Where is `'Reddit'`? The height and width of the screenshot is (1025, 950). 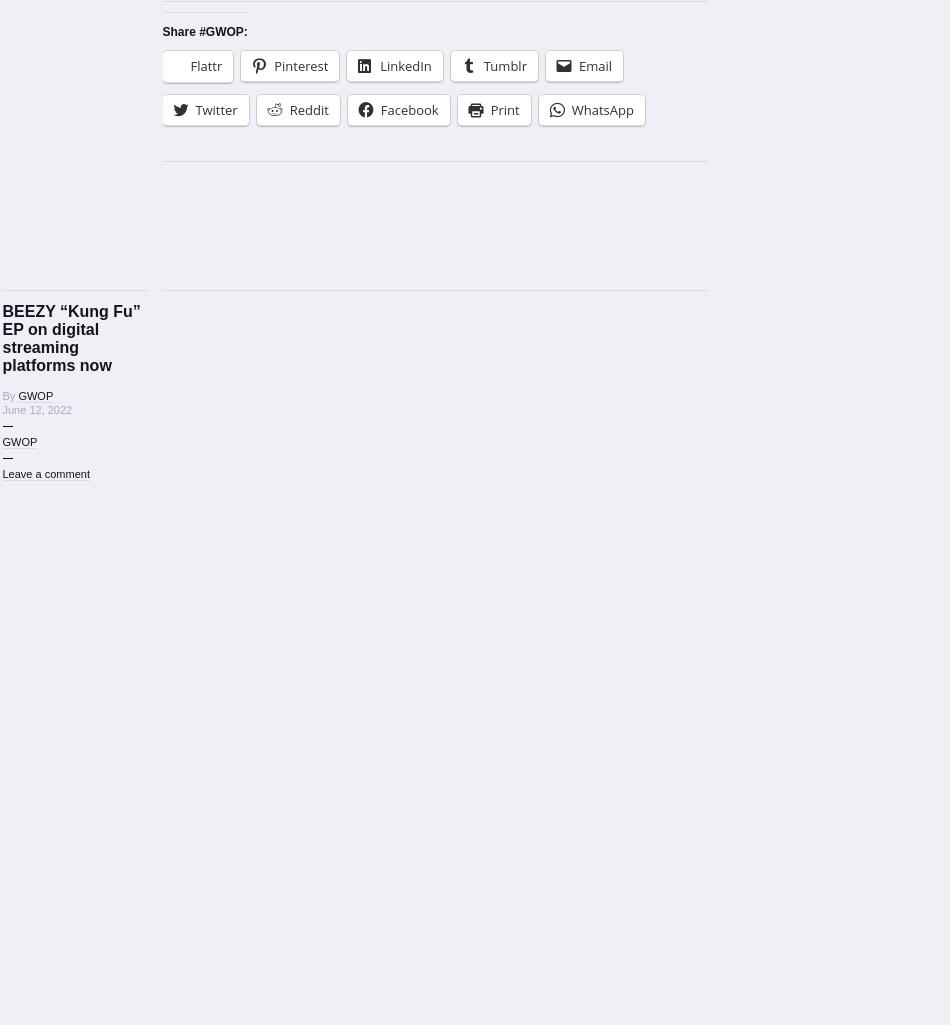 'Reddit' is located at coordinates (307, 109).